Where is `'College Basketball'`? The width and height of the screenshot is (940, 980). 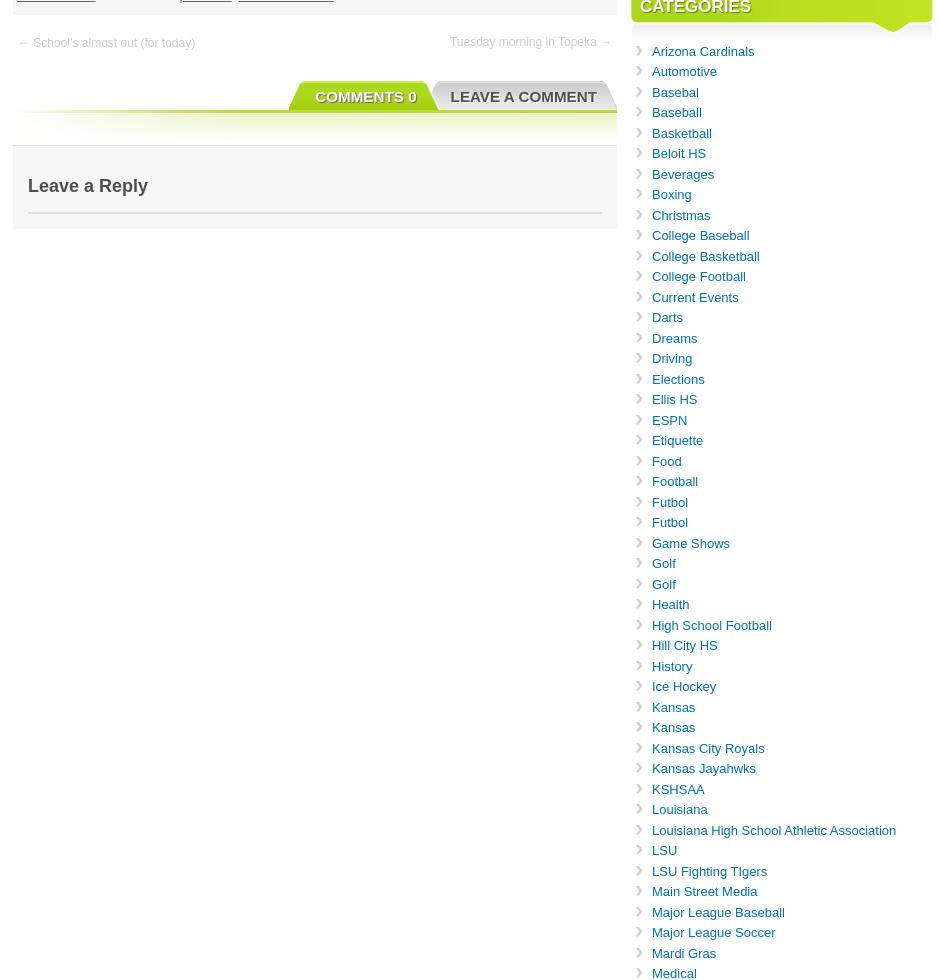
'College Basketball' is located at coordinates (705, 255).